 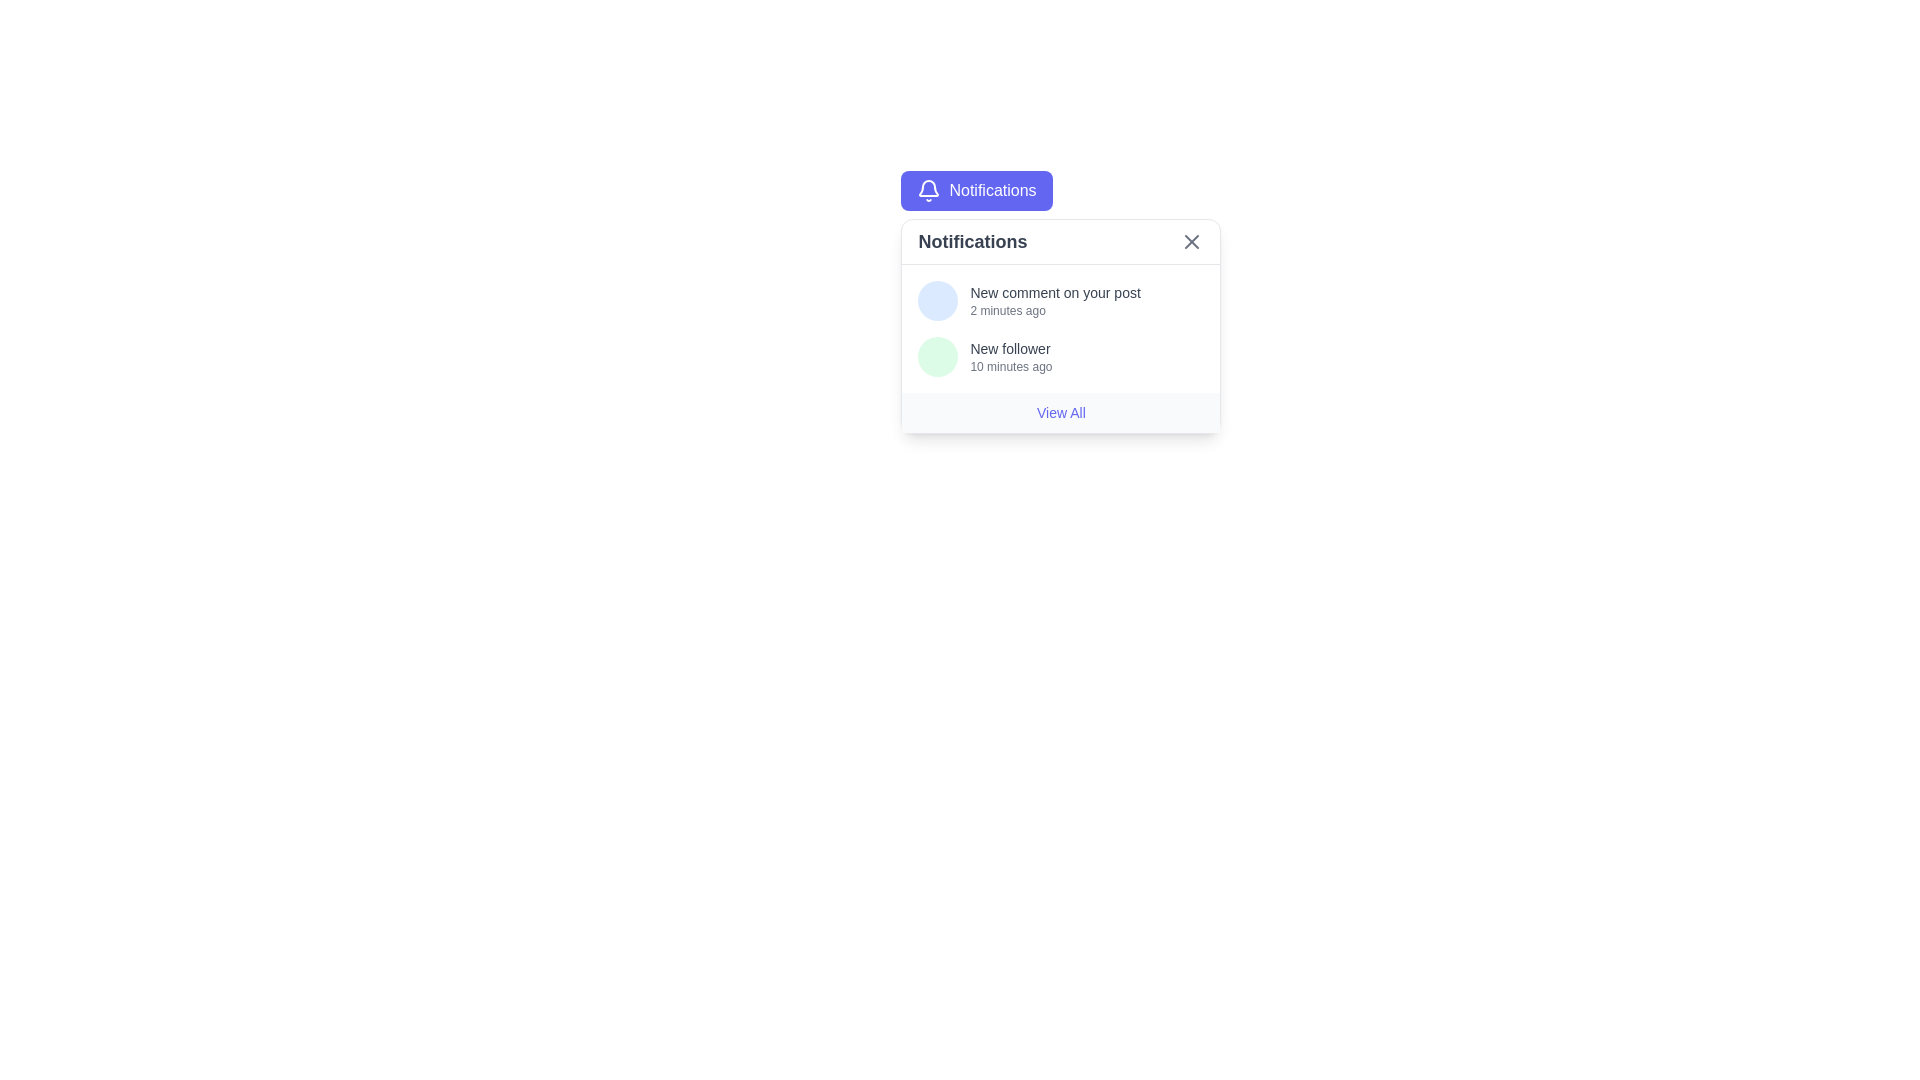 I want to click on the first notification item in the notification modal that informs the user about a new comment on their post, so click(x=1060, y=300).